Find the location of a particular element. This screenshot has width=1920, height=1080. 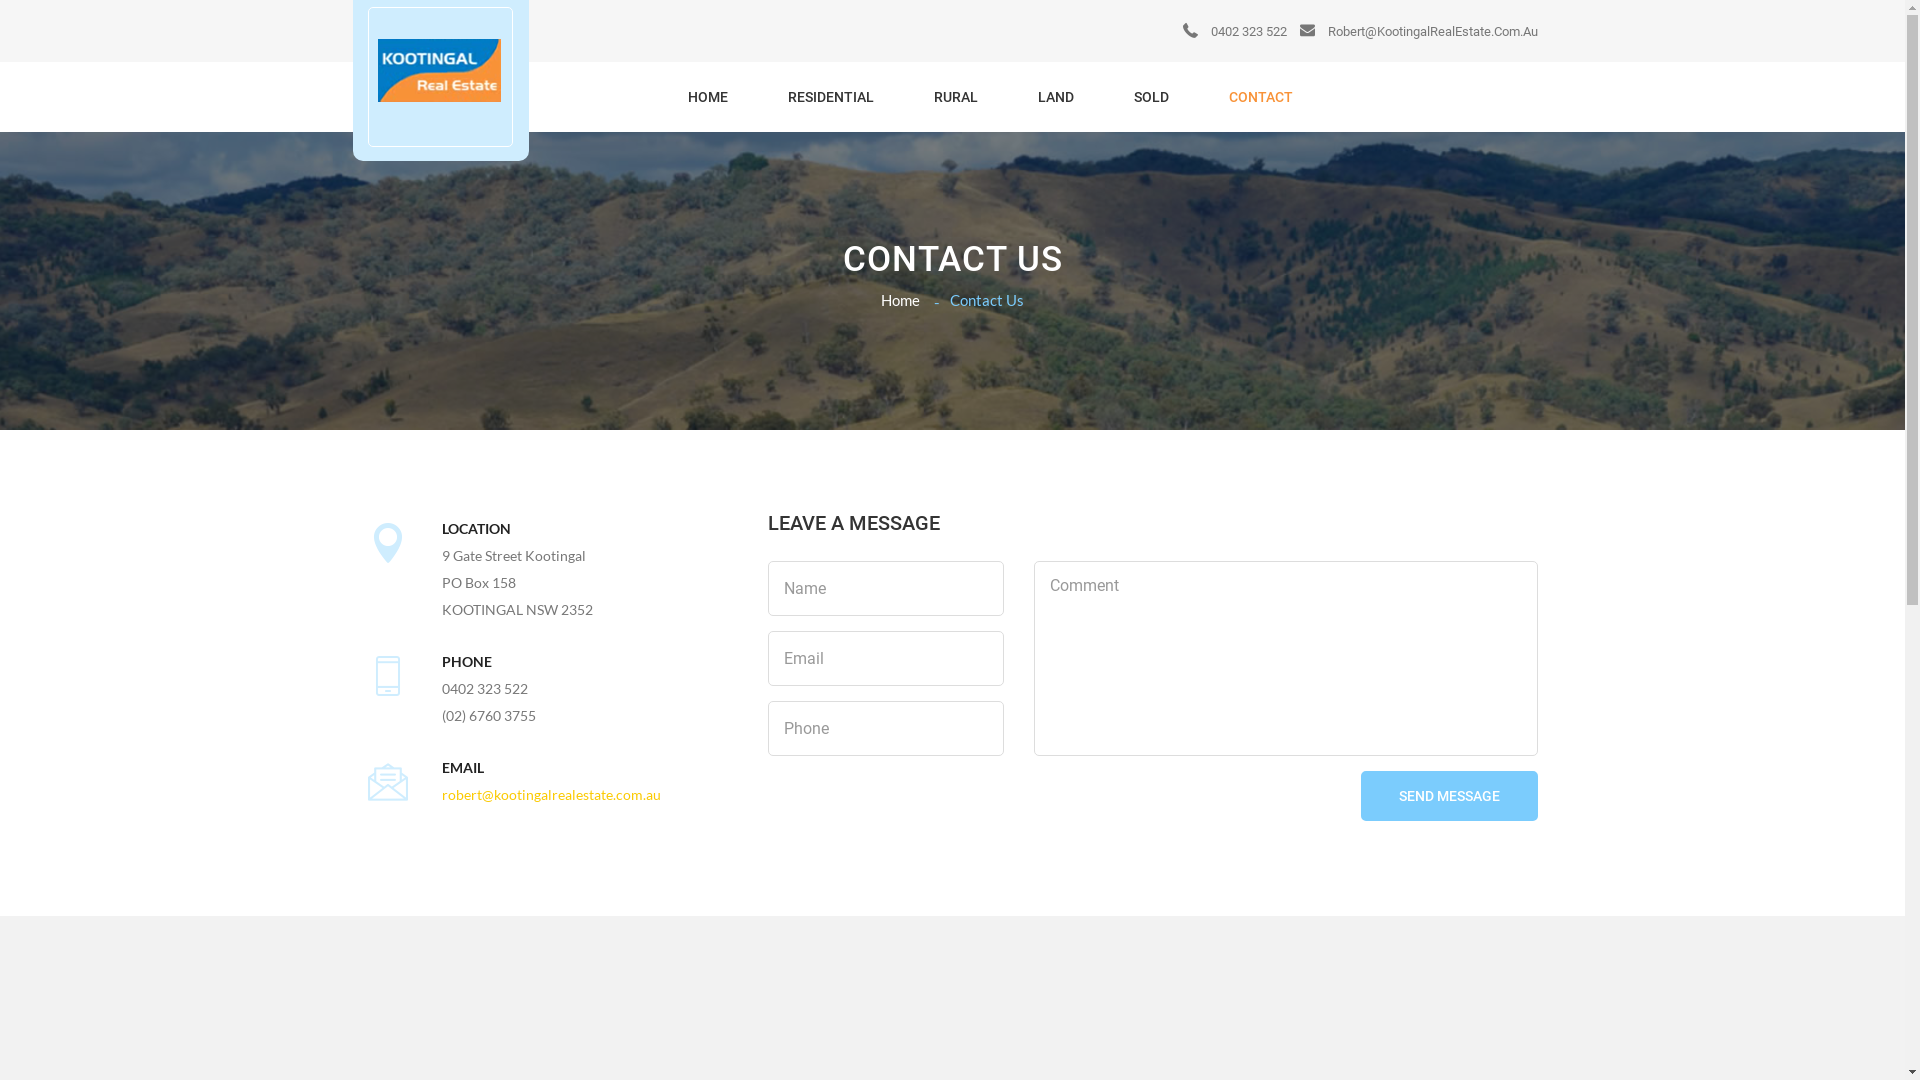

'CONTACT' is located at coordinates (1258, 96).